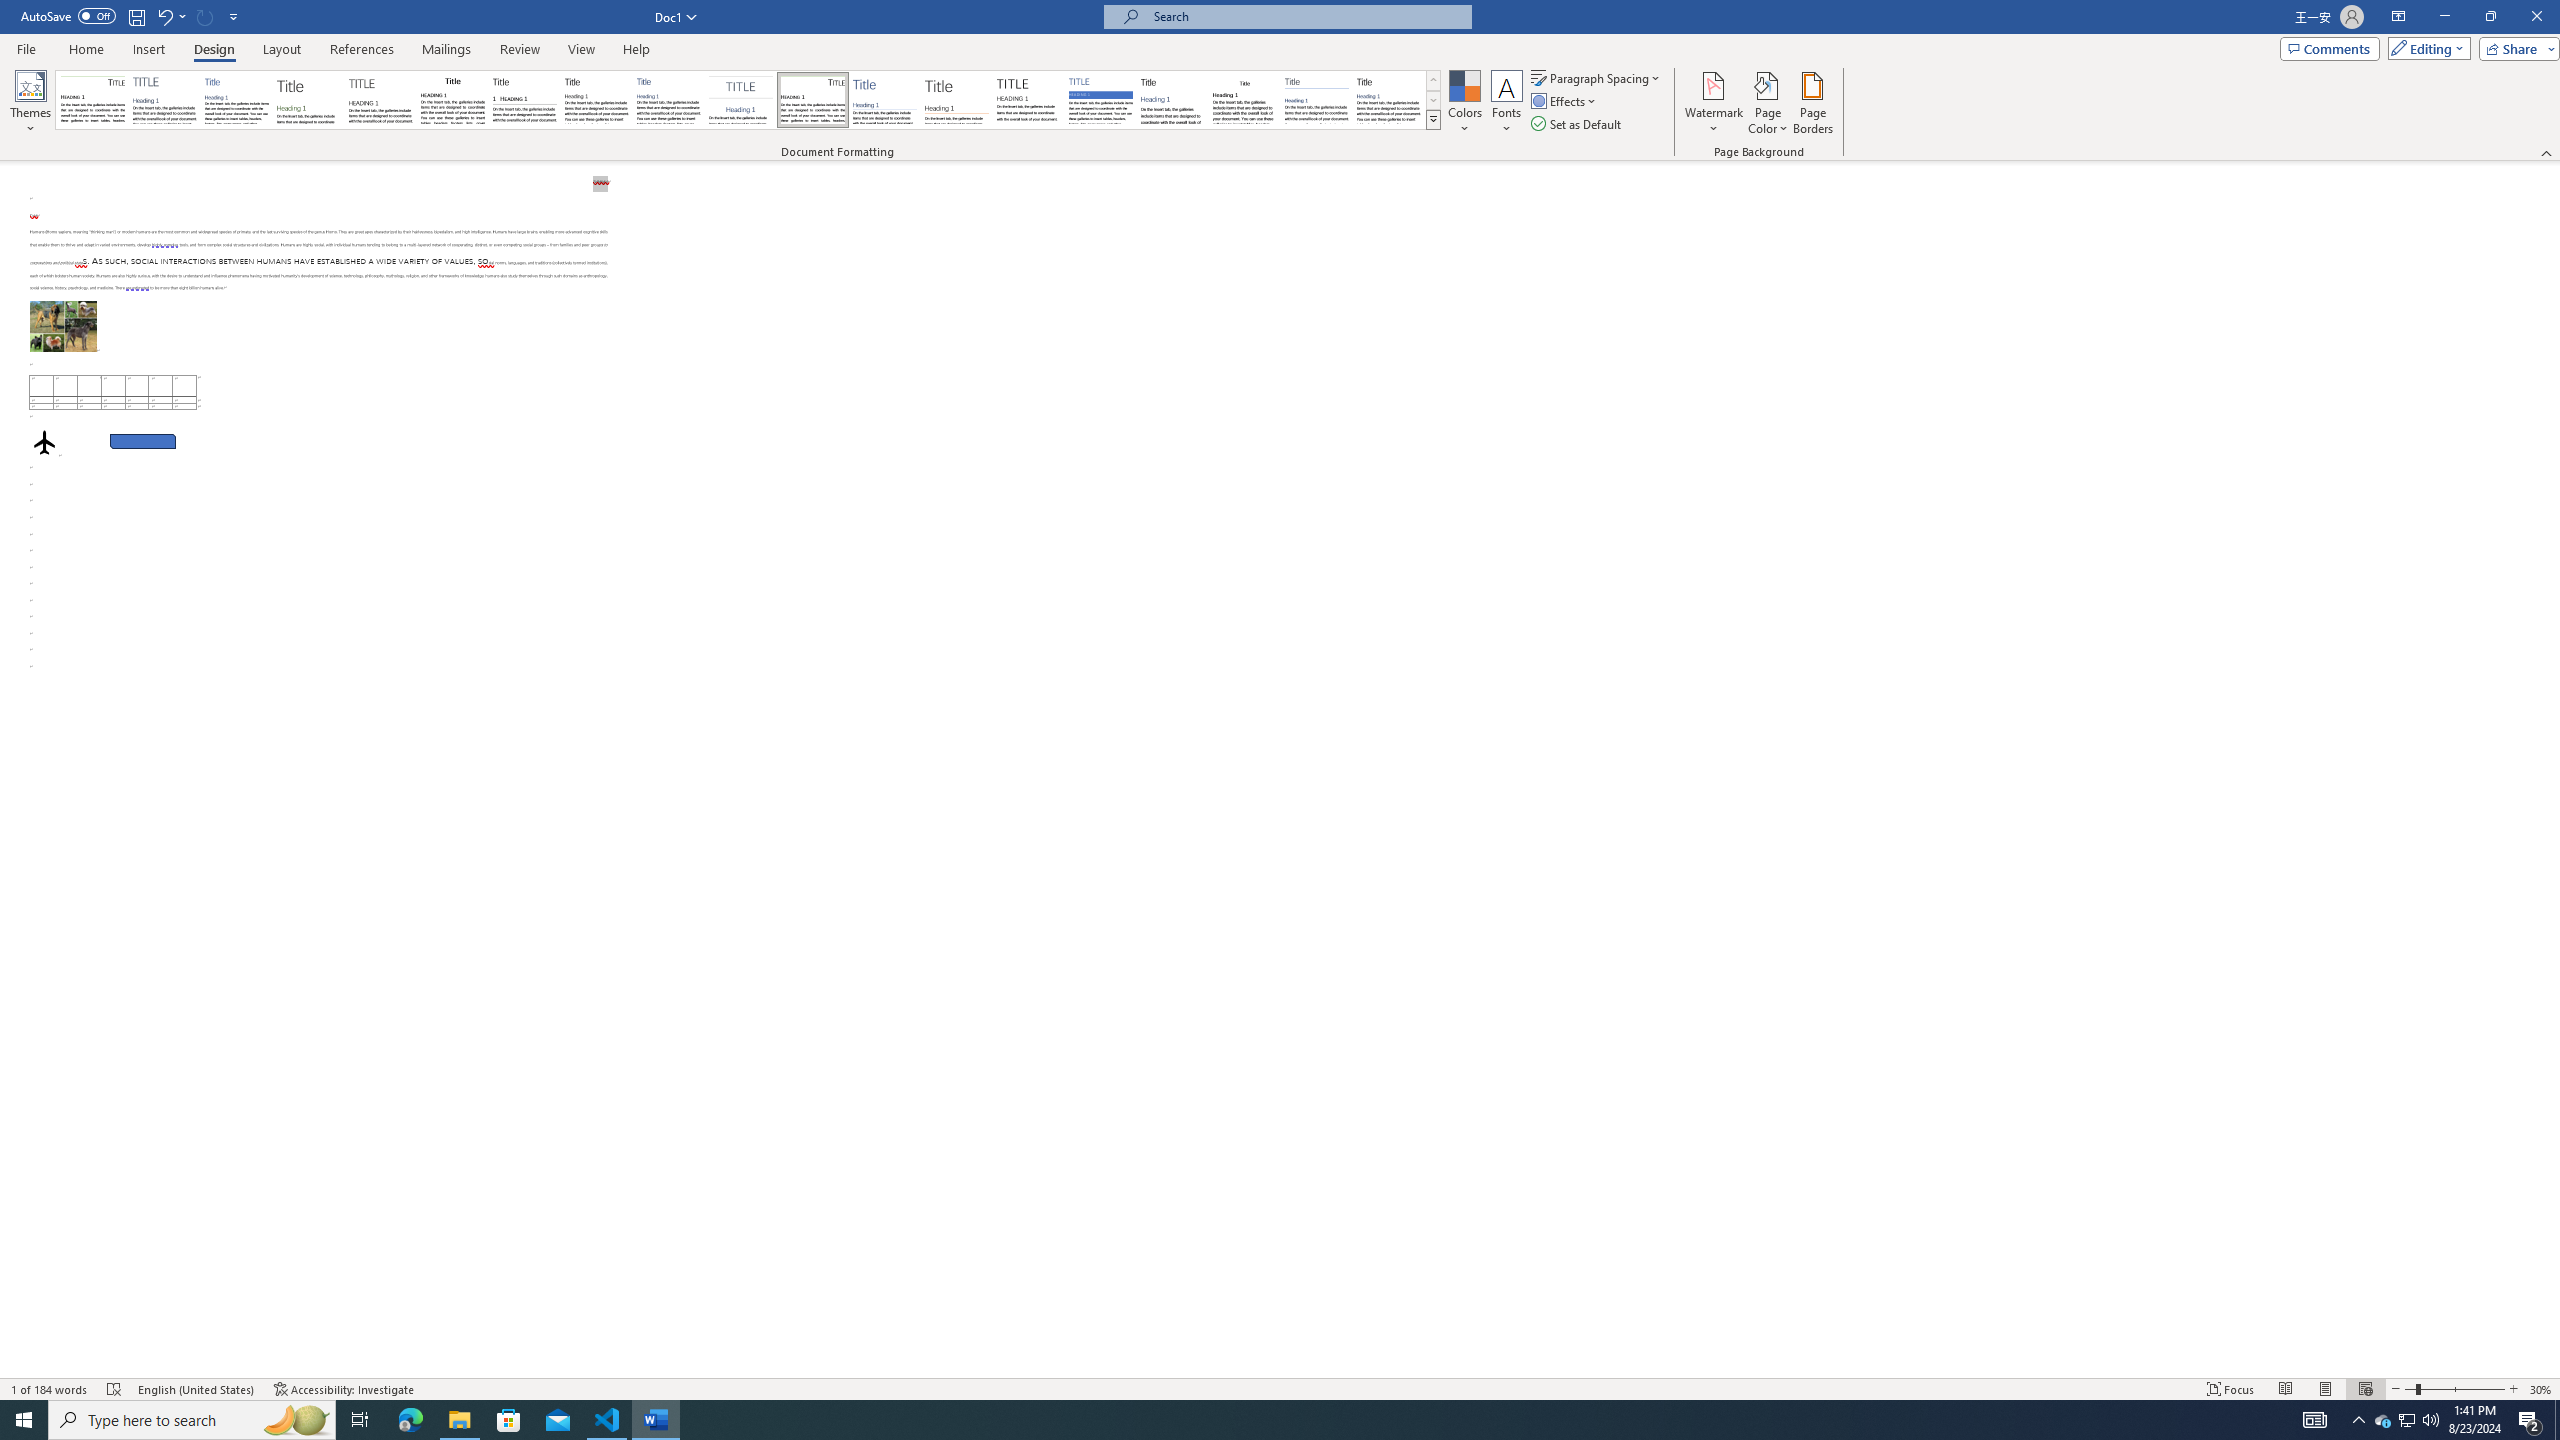  Describe the element at coordinates (1505, 103) in the screenshot. I see `'Fonts'` at that location.